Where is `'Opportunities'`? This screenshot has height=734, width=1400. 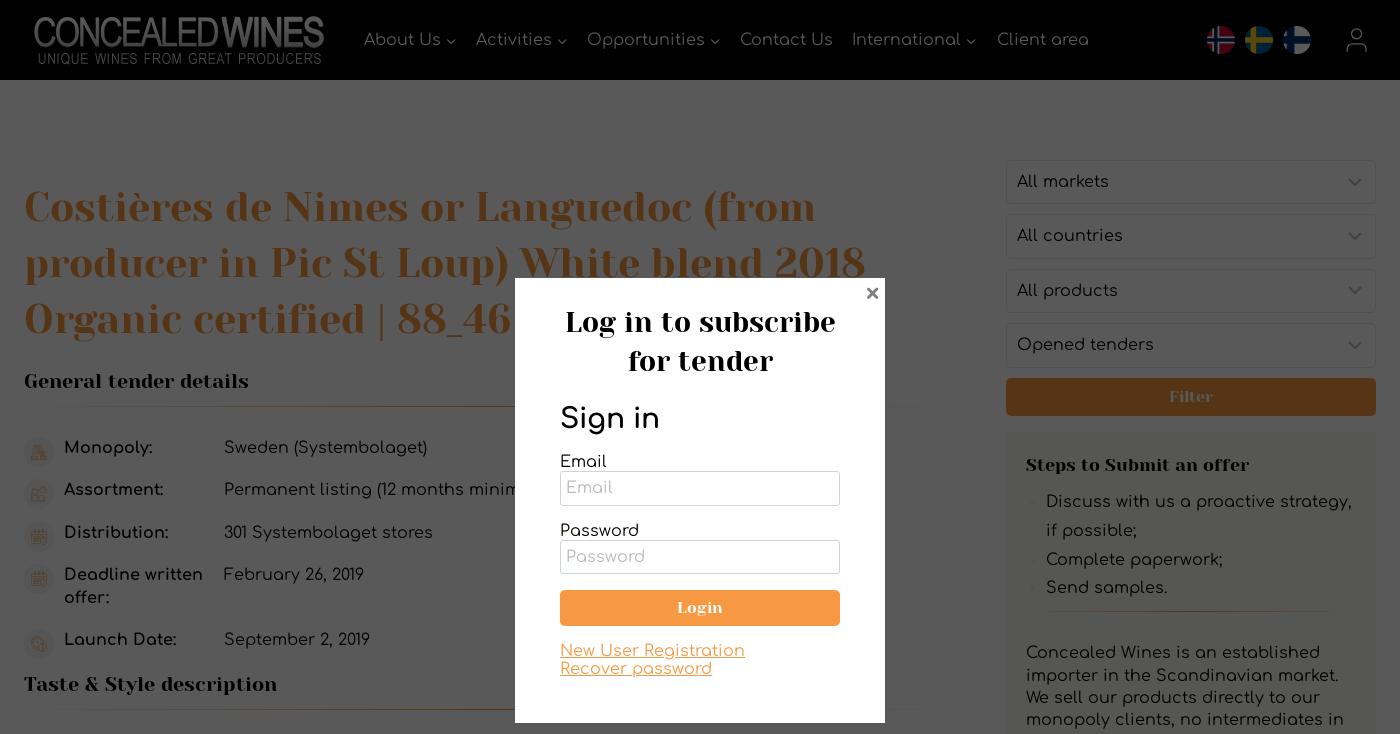
'Opportunities' is located at coordinates (644, 37).